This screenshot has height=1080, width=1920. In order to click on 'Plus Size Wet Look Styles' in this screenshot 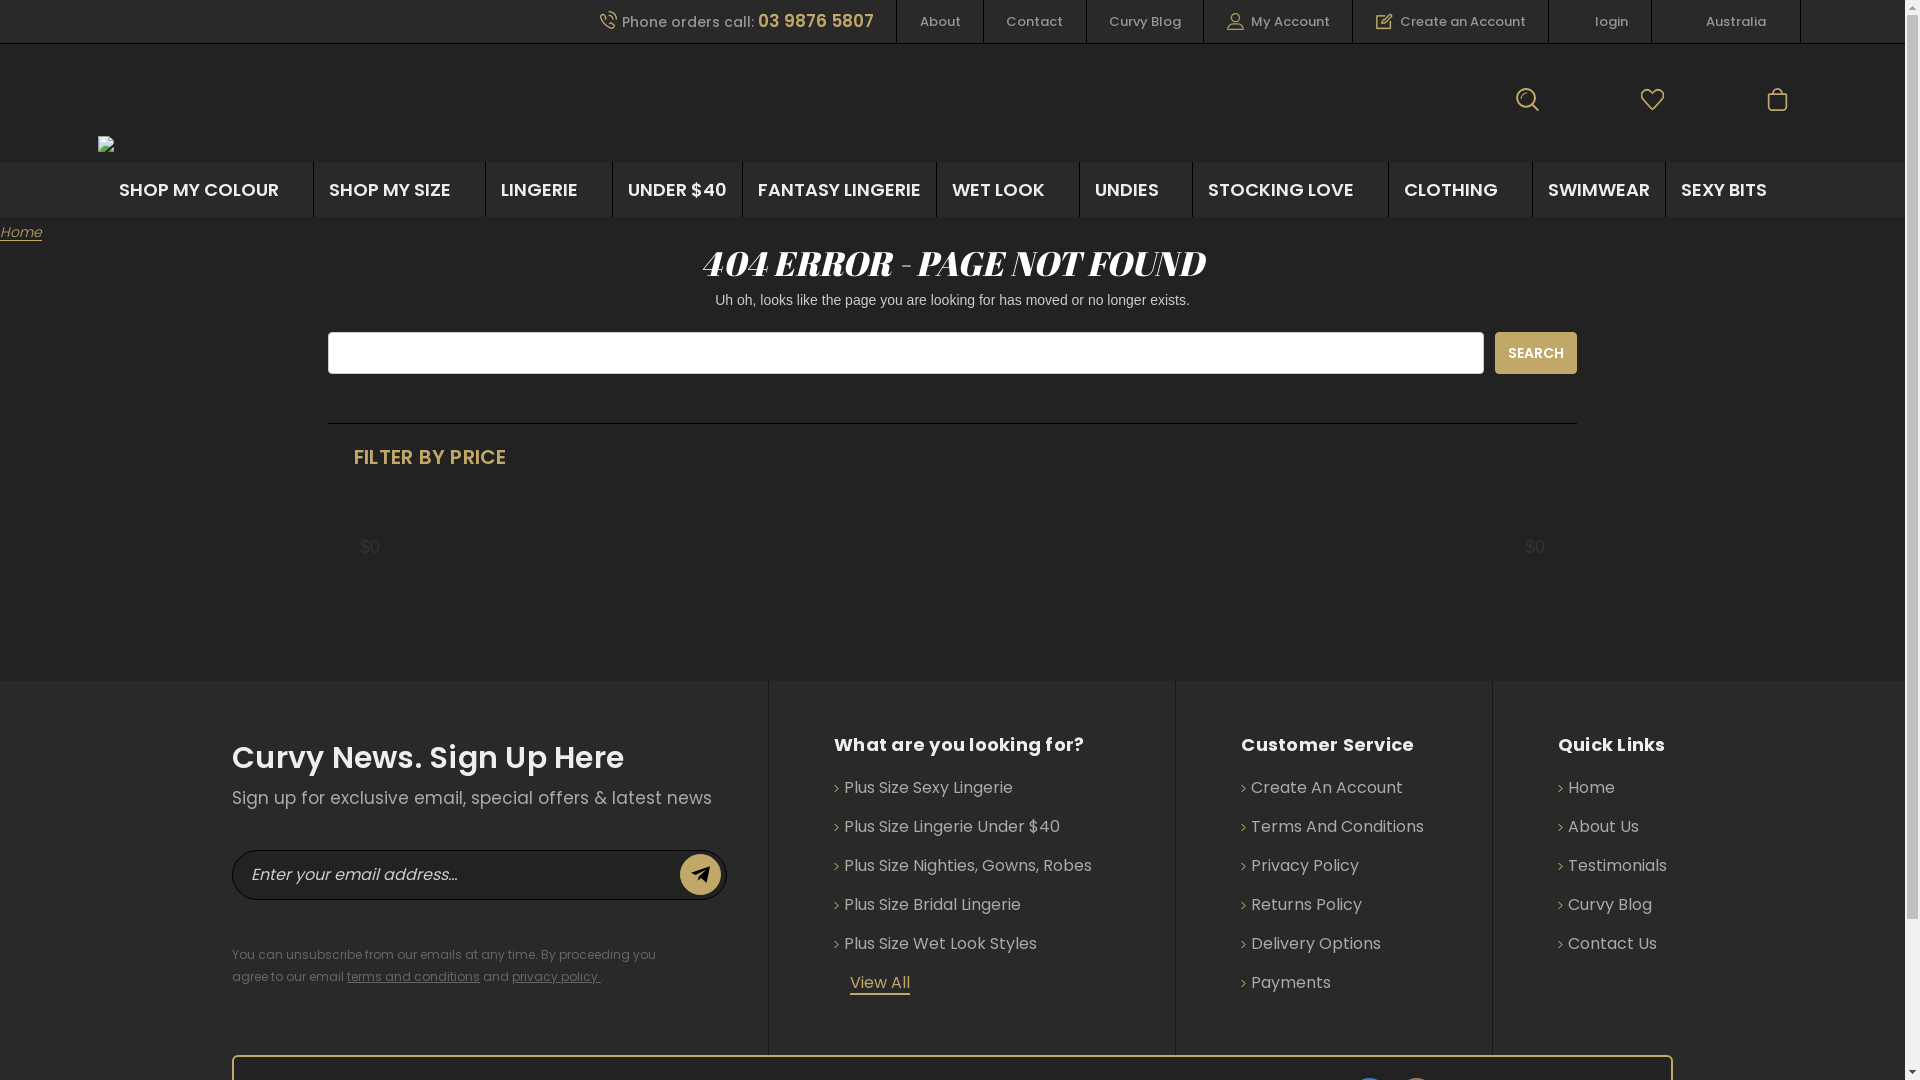, I will do `click(934, 944)`.